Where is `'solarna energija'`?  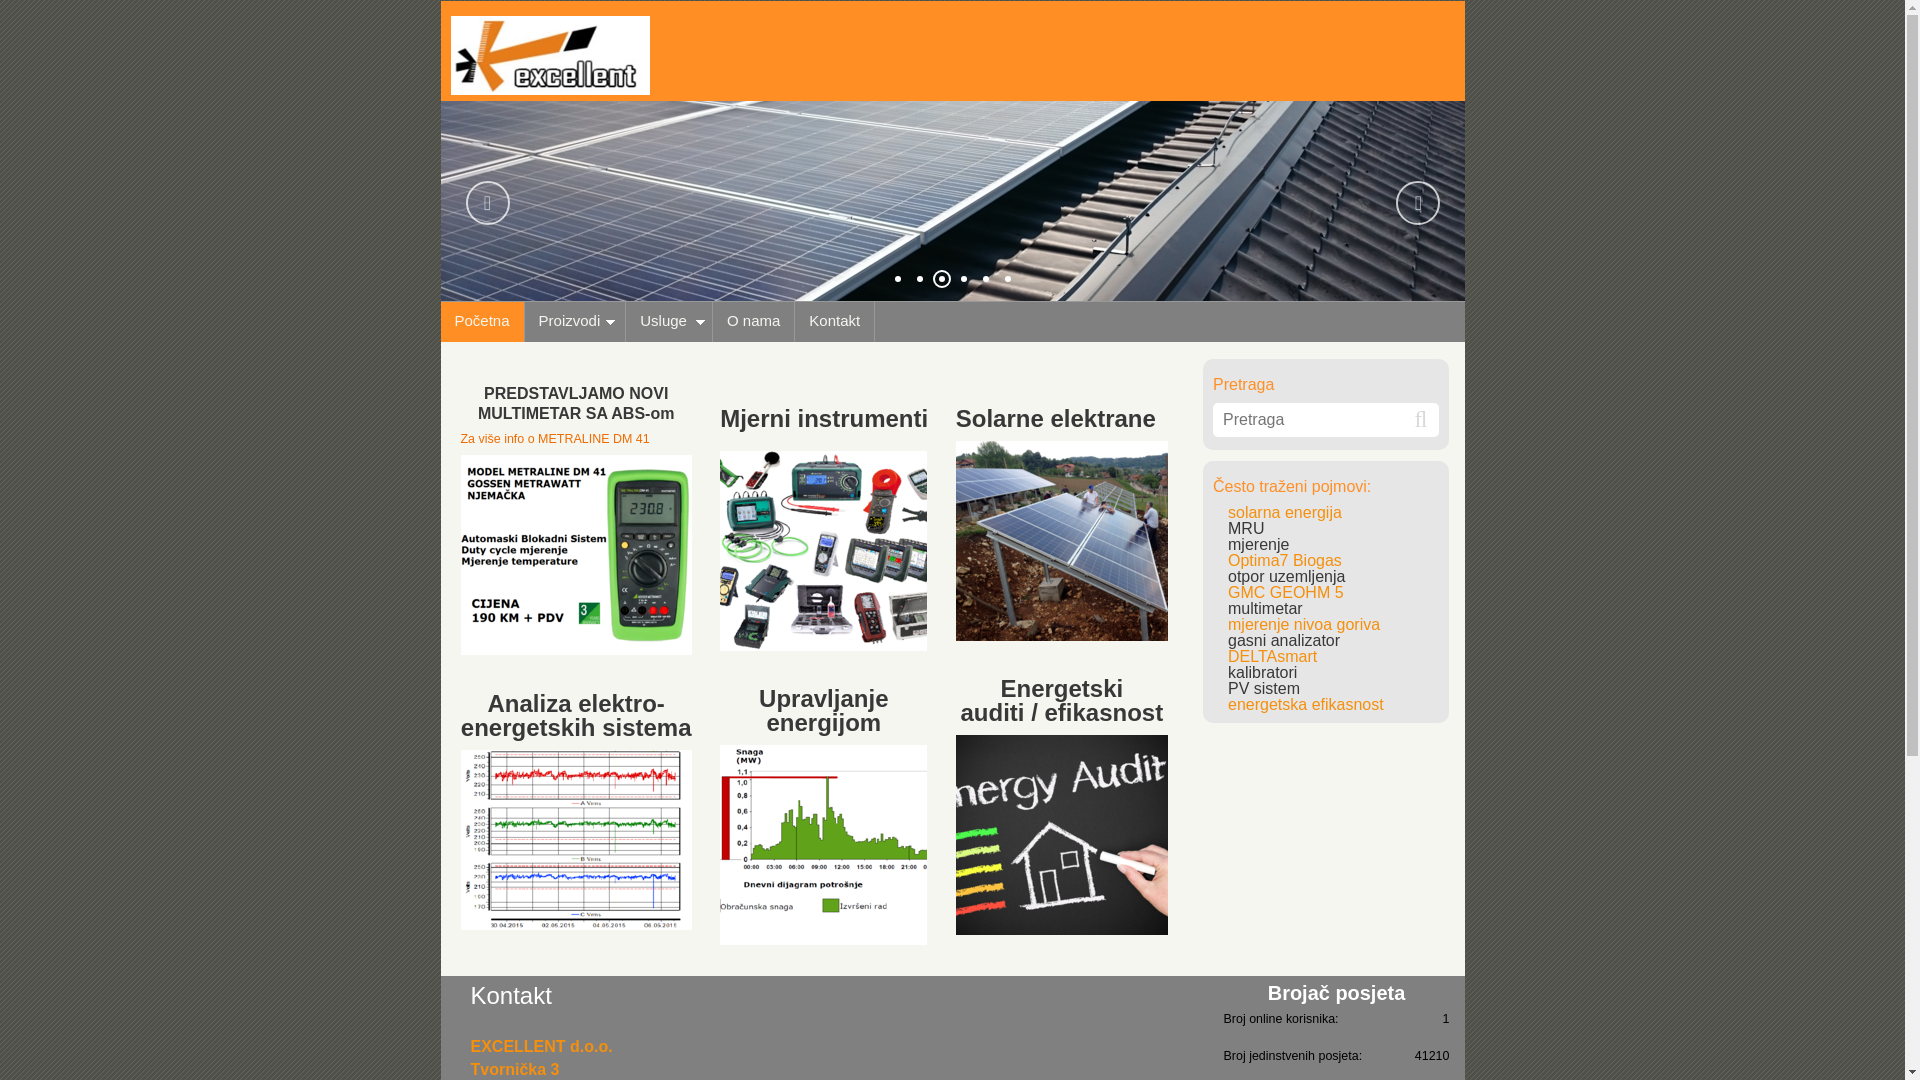 'solarna energija' is located at coordinates (1285, 511).